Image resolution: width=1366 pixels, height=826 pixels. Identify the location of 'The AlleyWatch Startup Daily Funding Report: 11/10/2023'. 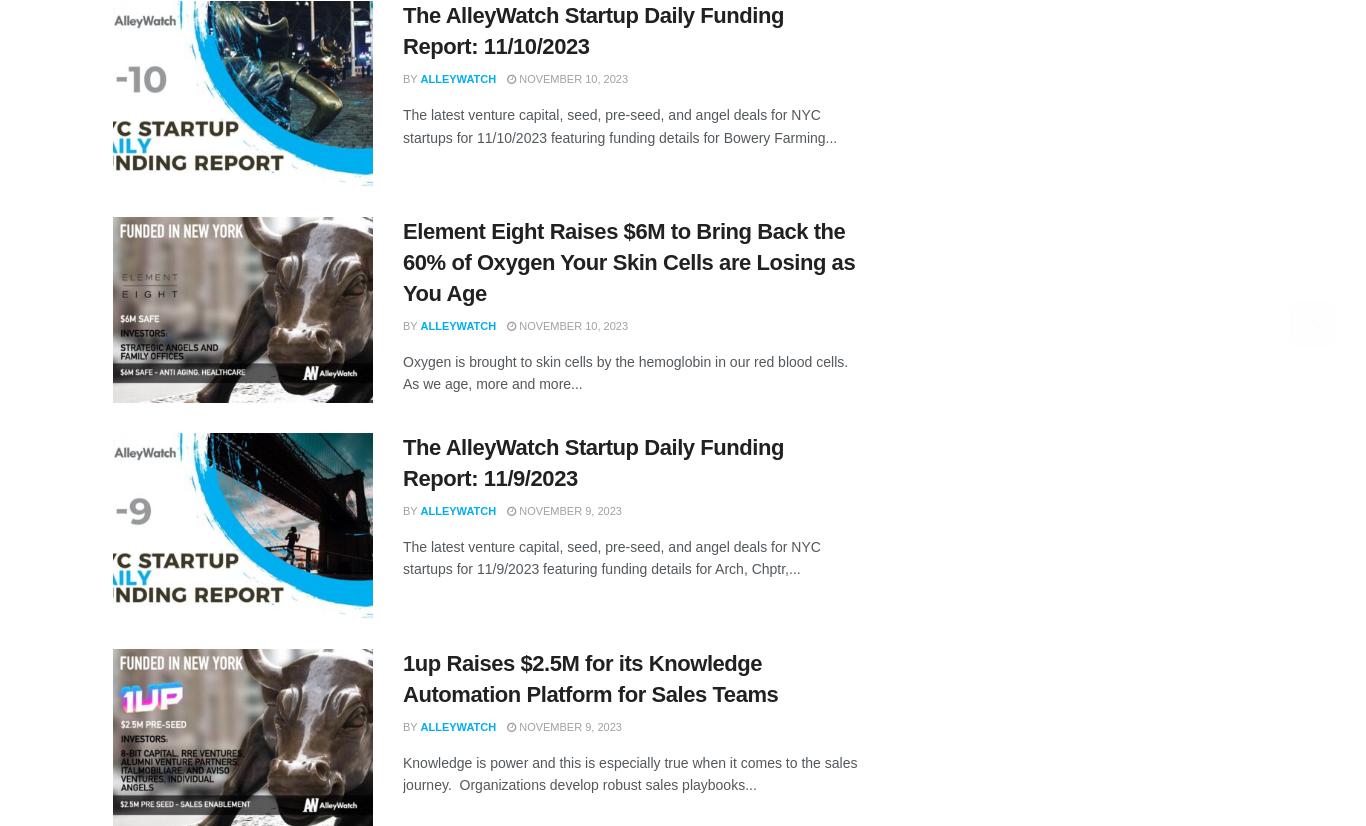
(401, 30).